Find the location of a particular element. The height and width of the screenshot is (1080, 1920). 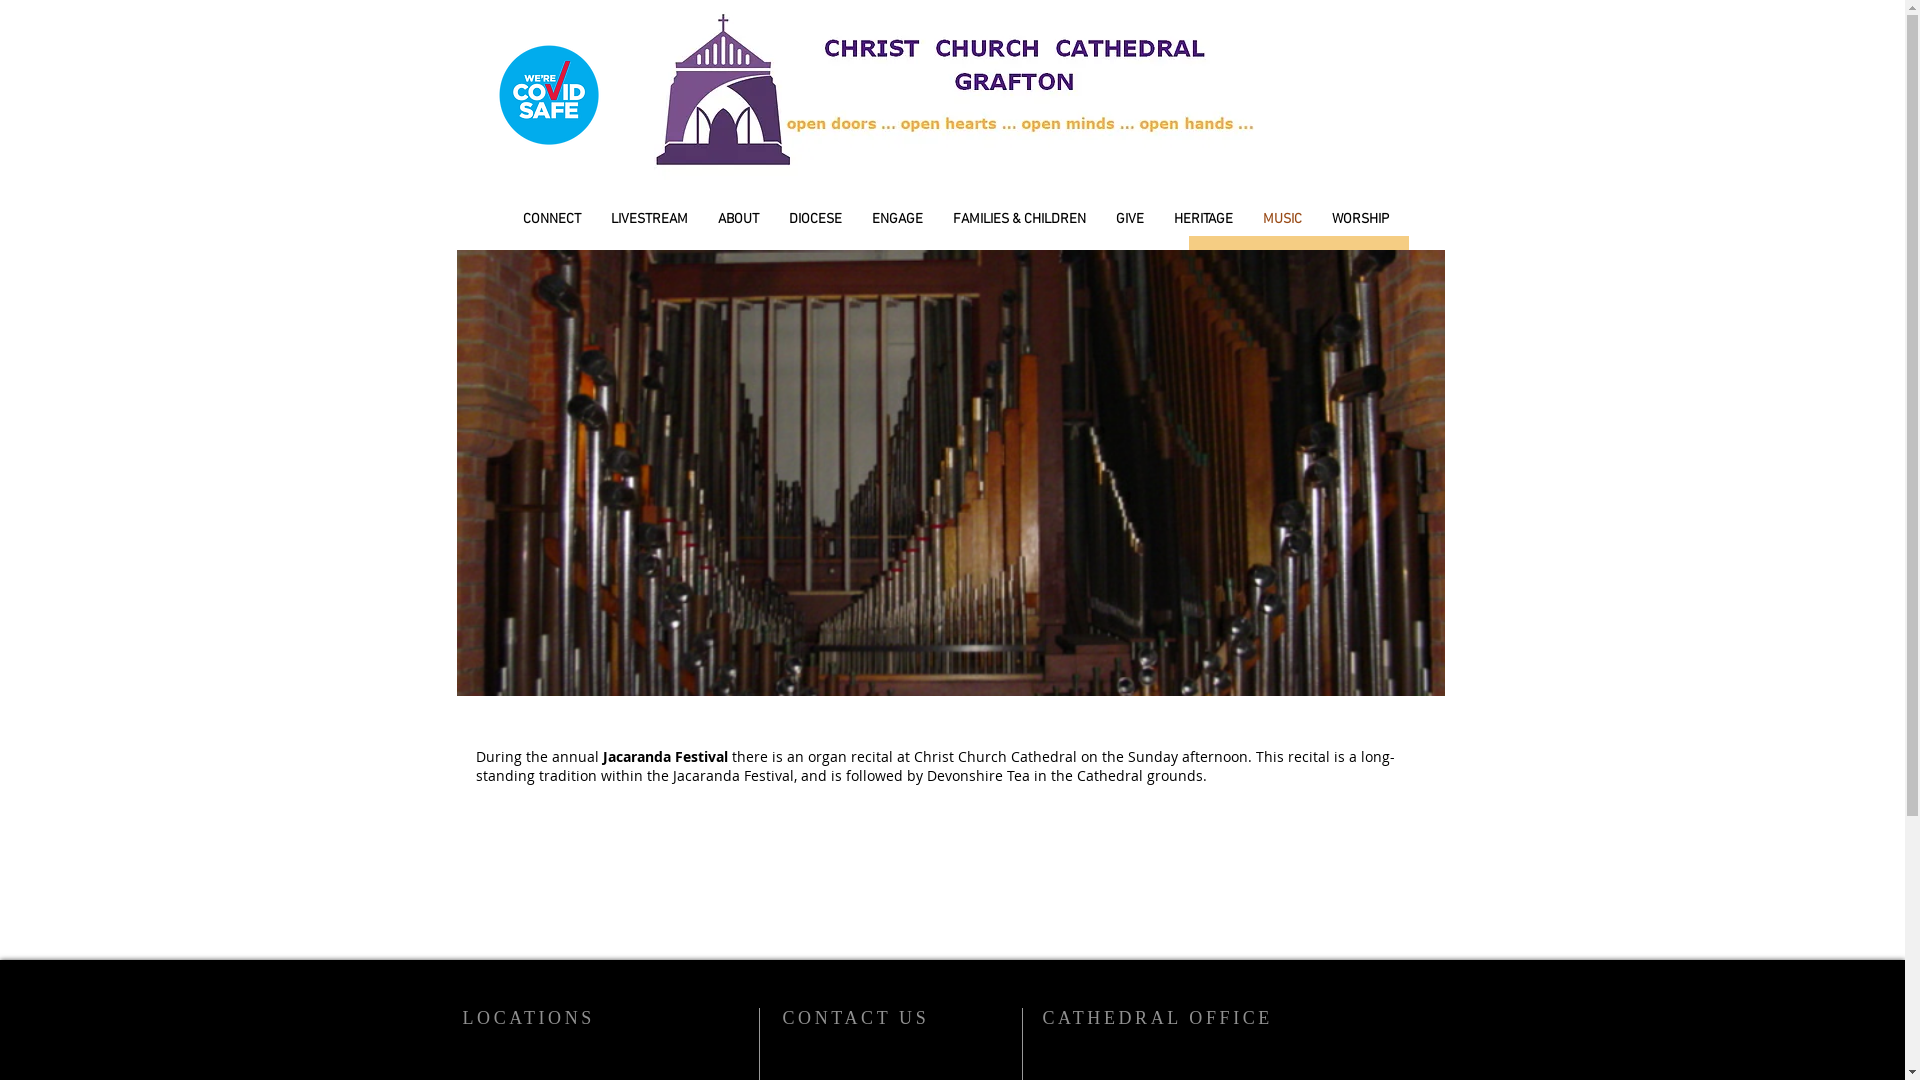

'HERITAGE' is located at coordinates (1202, 219).